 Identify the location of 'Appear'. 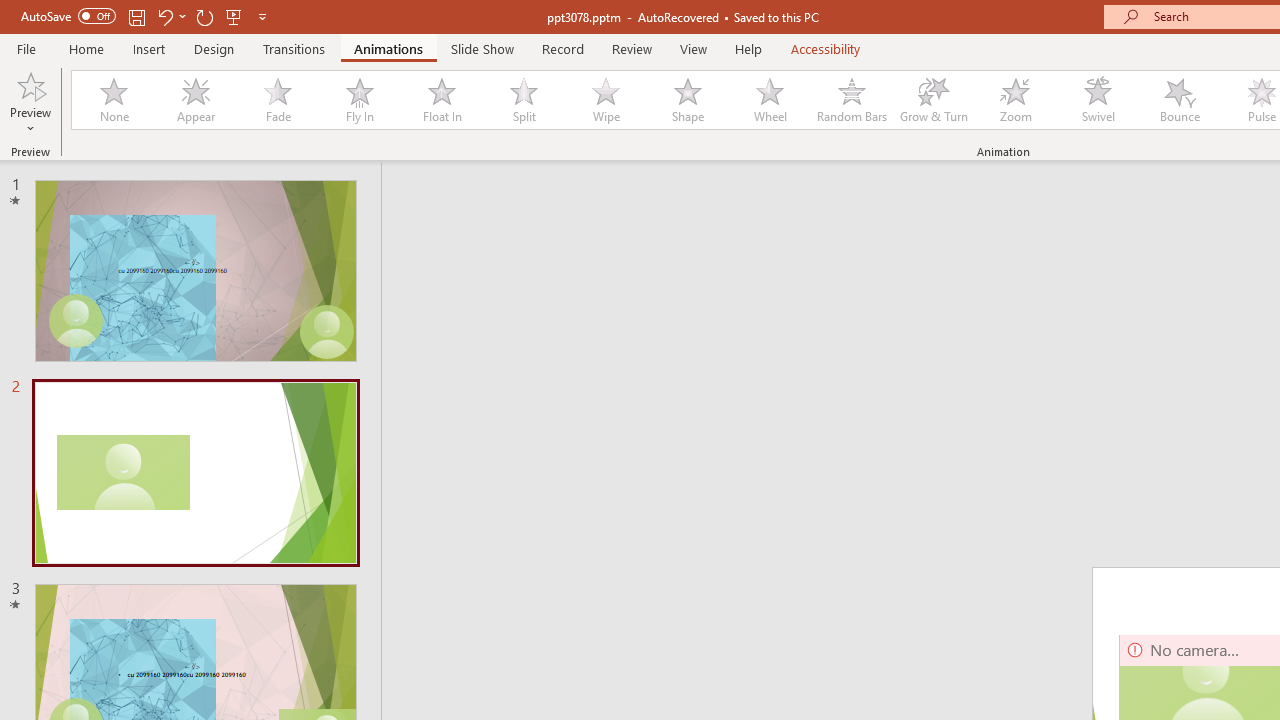
(195, 100).